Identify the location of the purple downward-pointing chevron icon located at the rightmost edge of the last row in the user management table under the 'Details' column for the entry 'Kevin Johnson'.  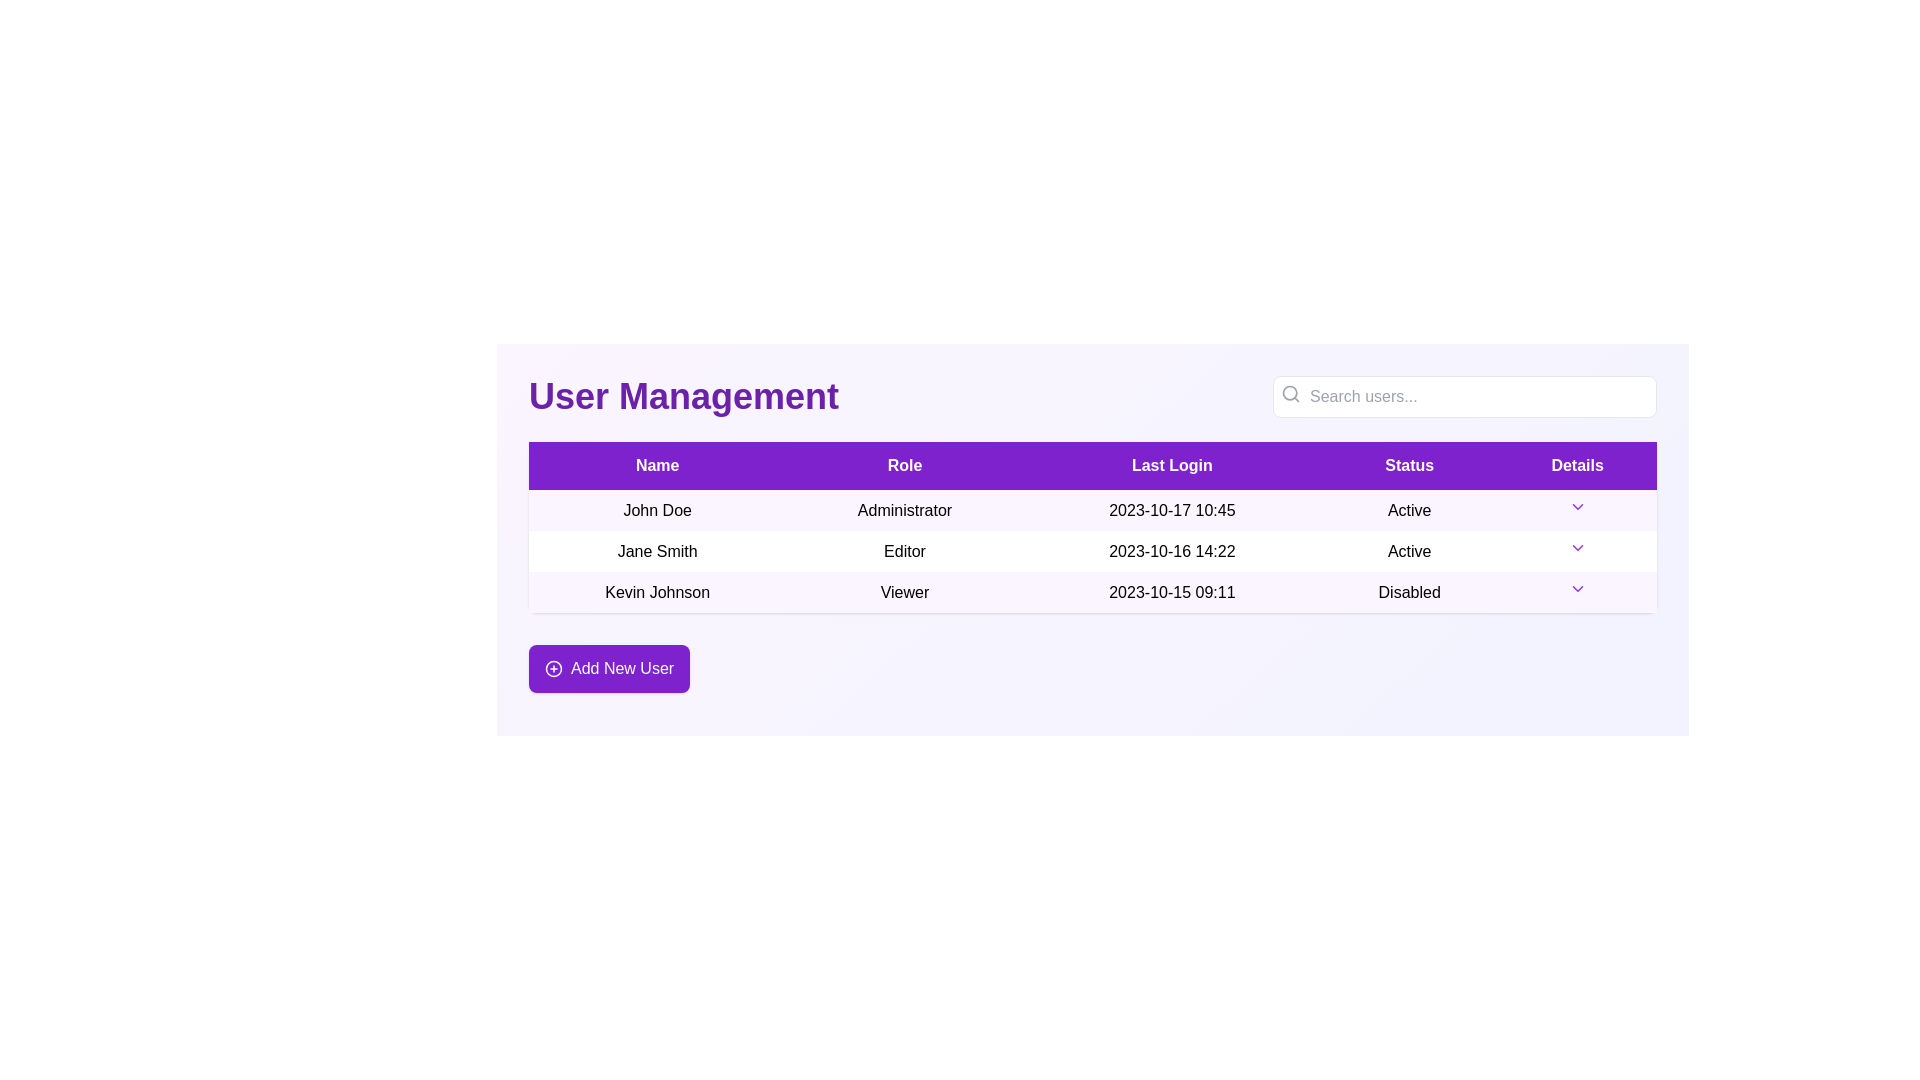
(1576, 591).